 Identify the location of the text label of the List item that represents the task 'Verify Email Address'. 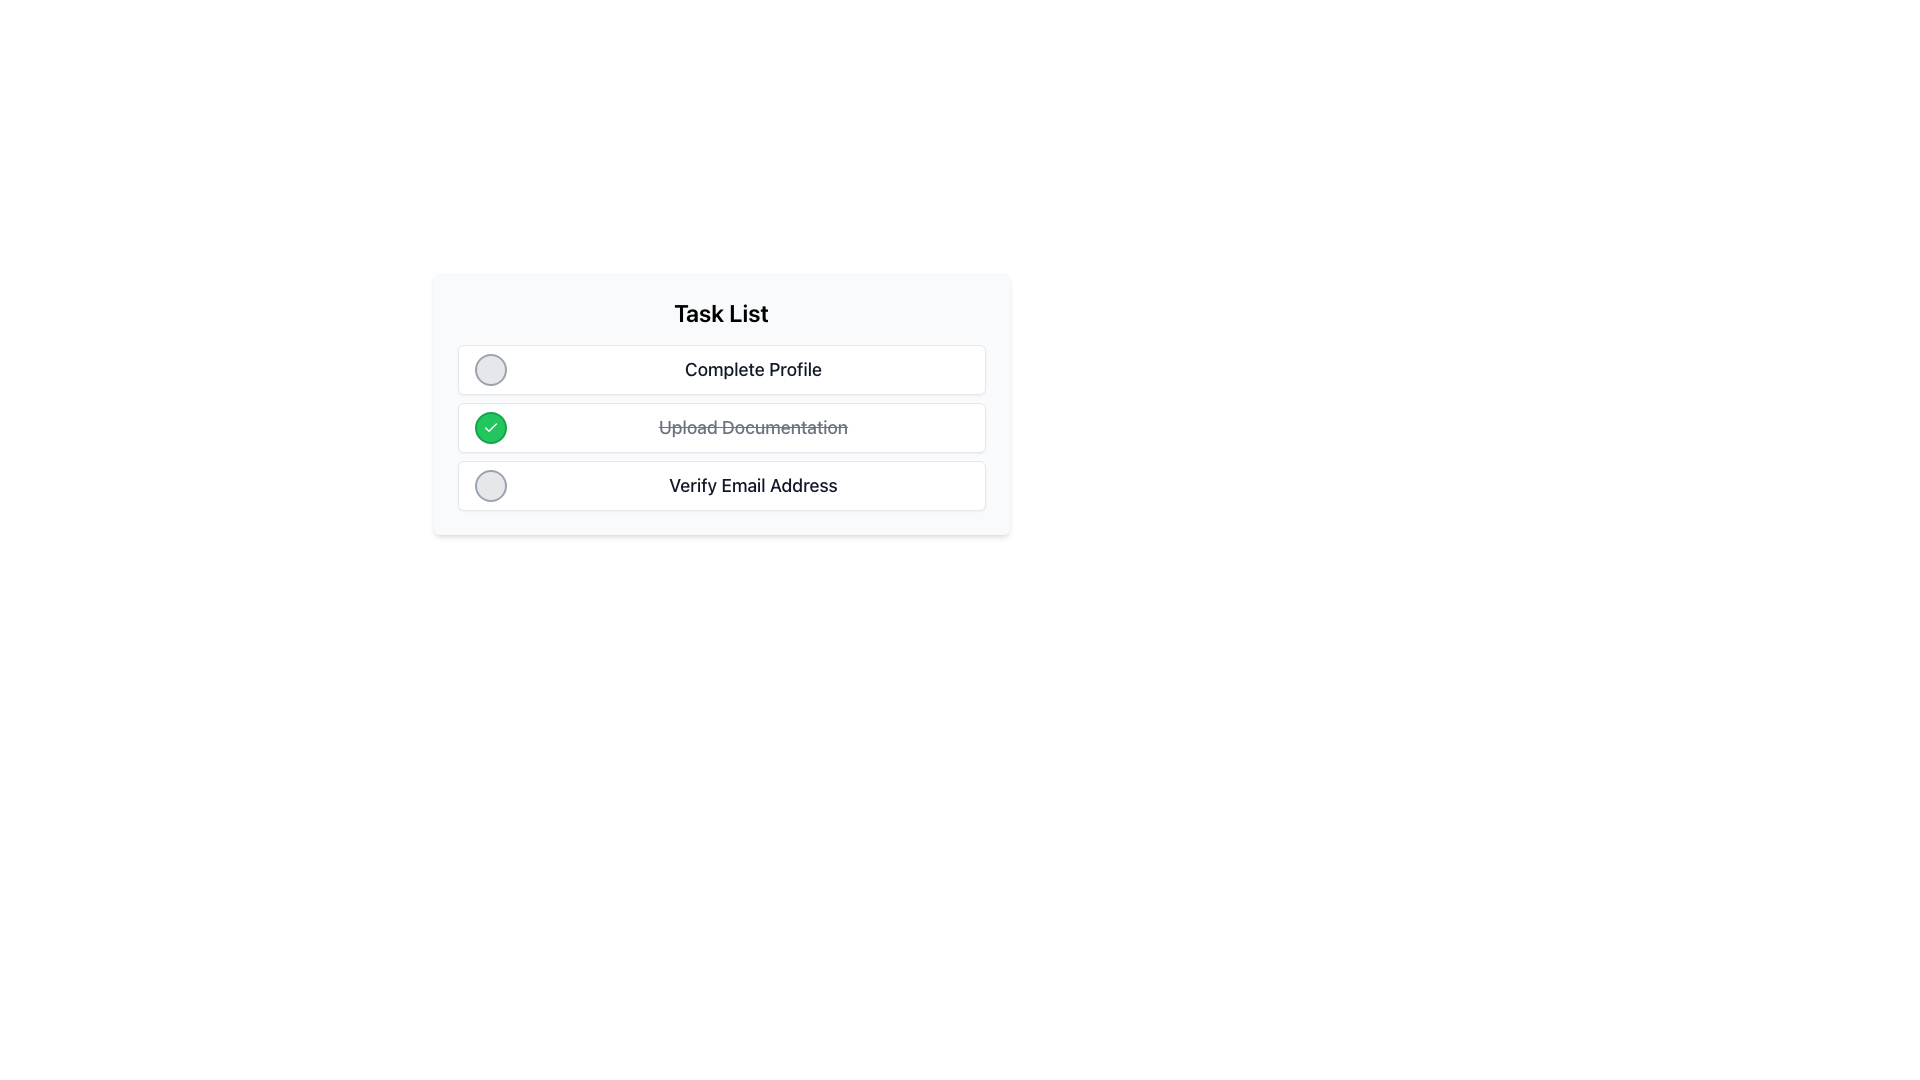
(720, 486).